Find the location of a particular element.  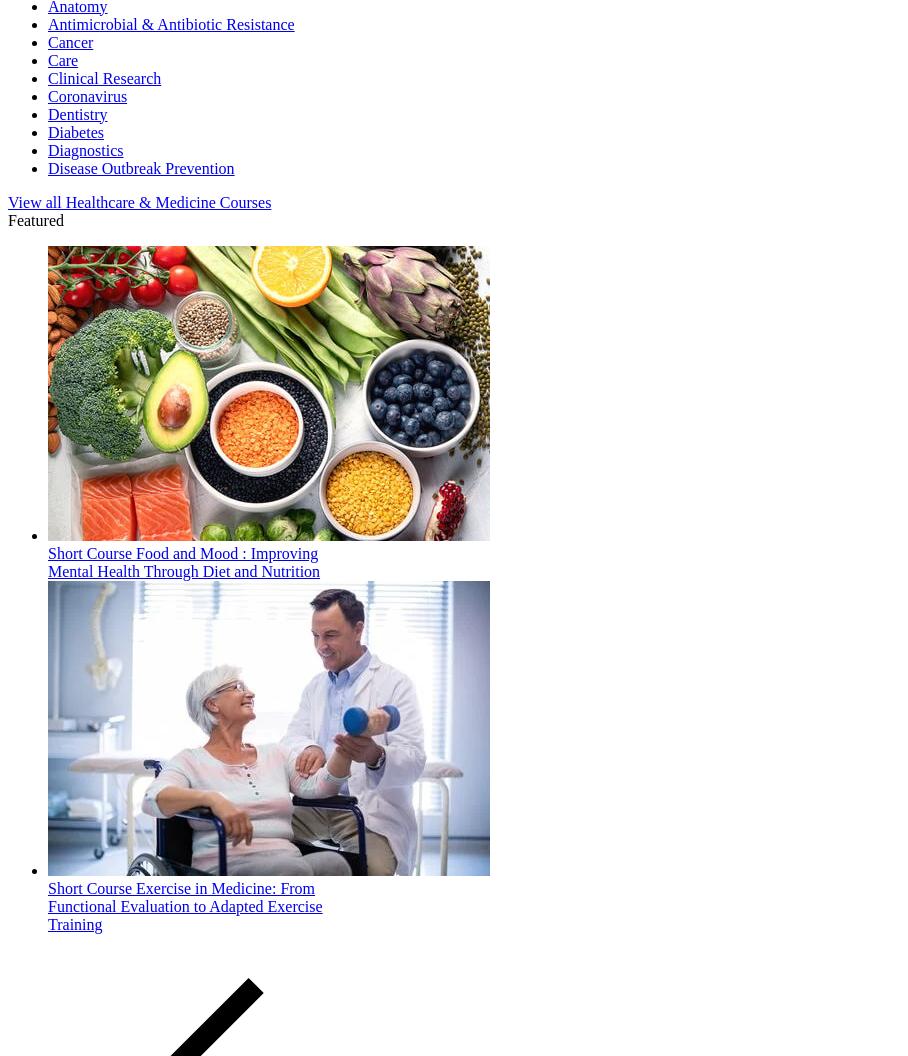

'Coronavirus' is located at coordinates (86, 94).